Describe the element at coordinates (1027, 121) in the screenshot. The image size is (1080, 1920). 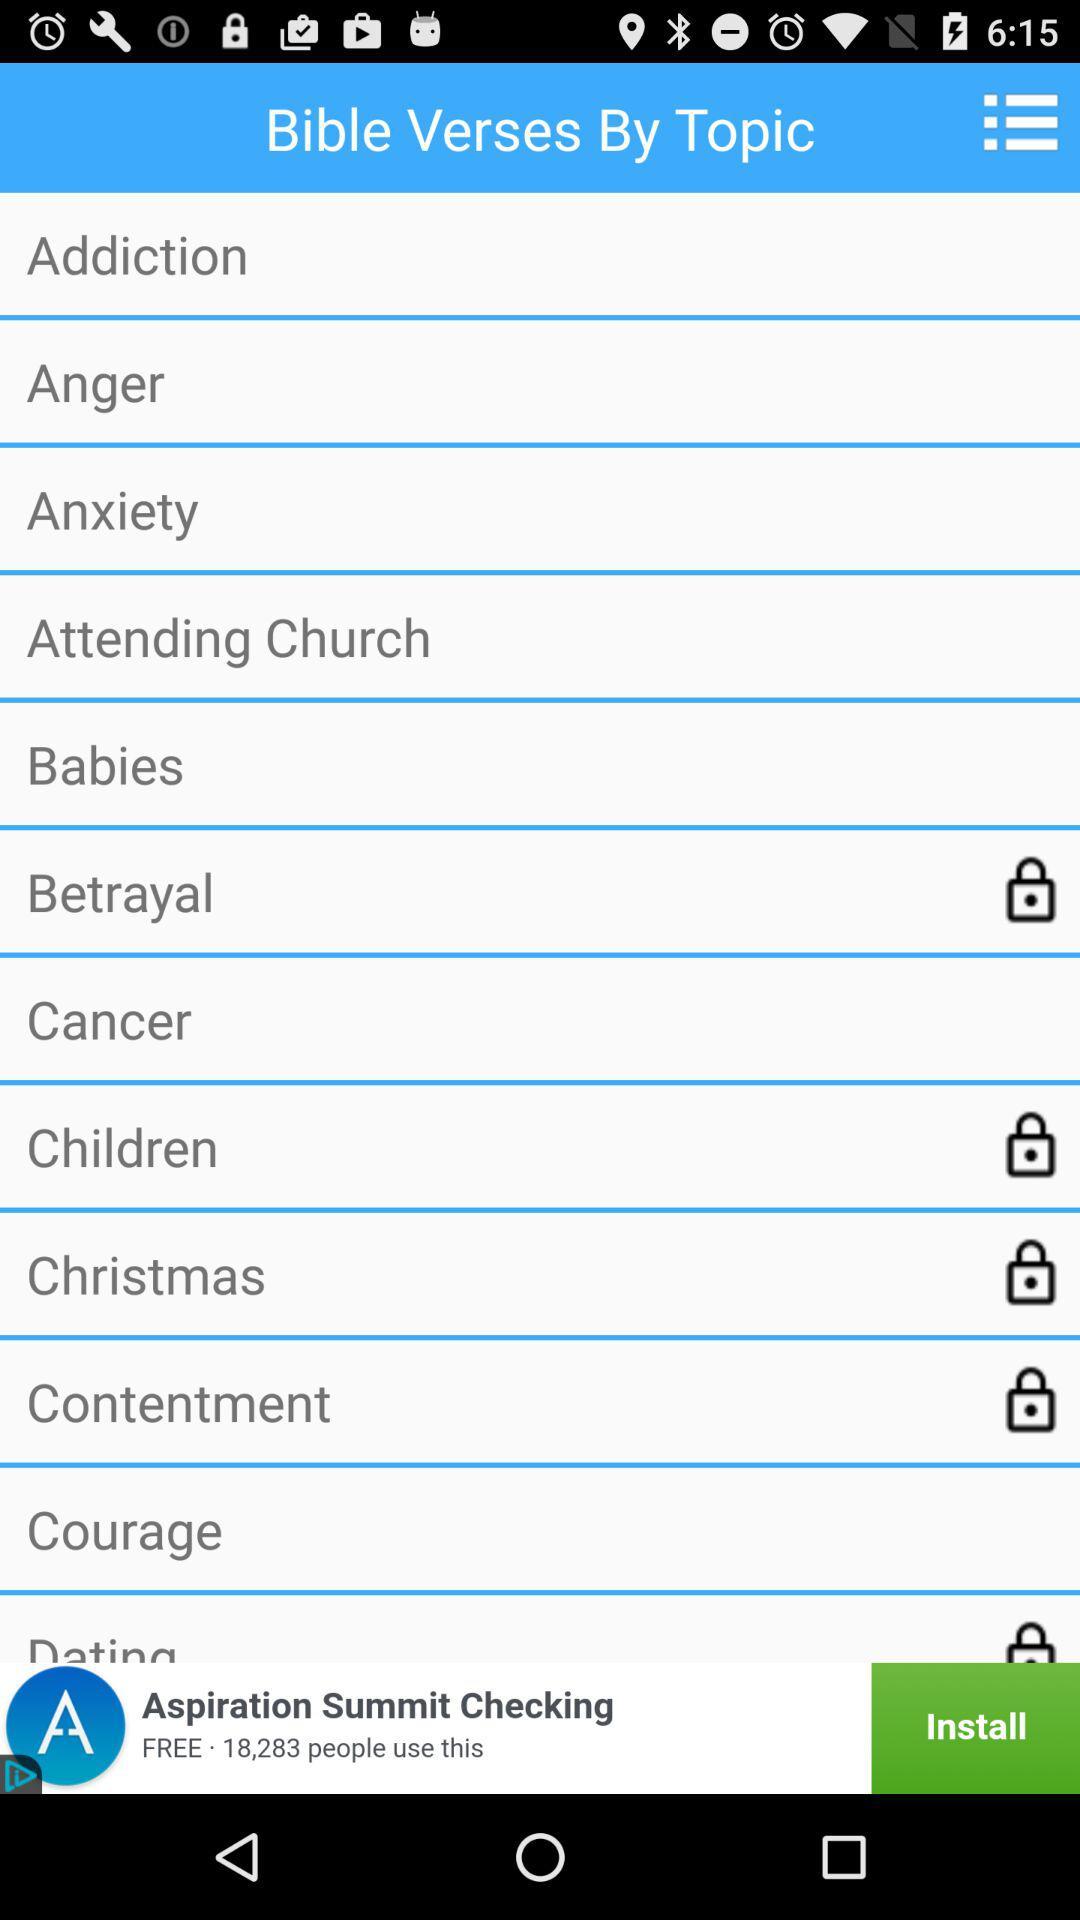
I see `the icon at the top right corner` at that location.